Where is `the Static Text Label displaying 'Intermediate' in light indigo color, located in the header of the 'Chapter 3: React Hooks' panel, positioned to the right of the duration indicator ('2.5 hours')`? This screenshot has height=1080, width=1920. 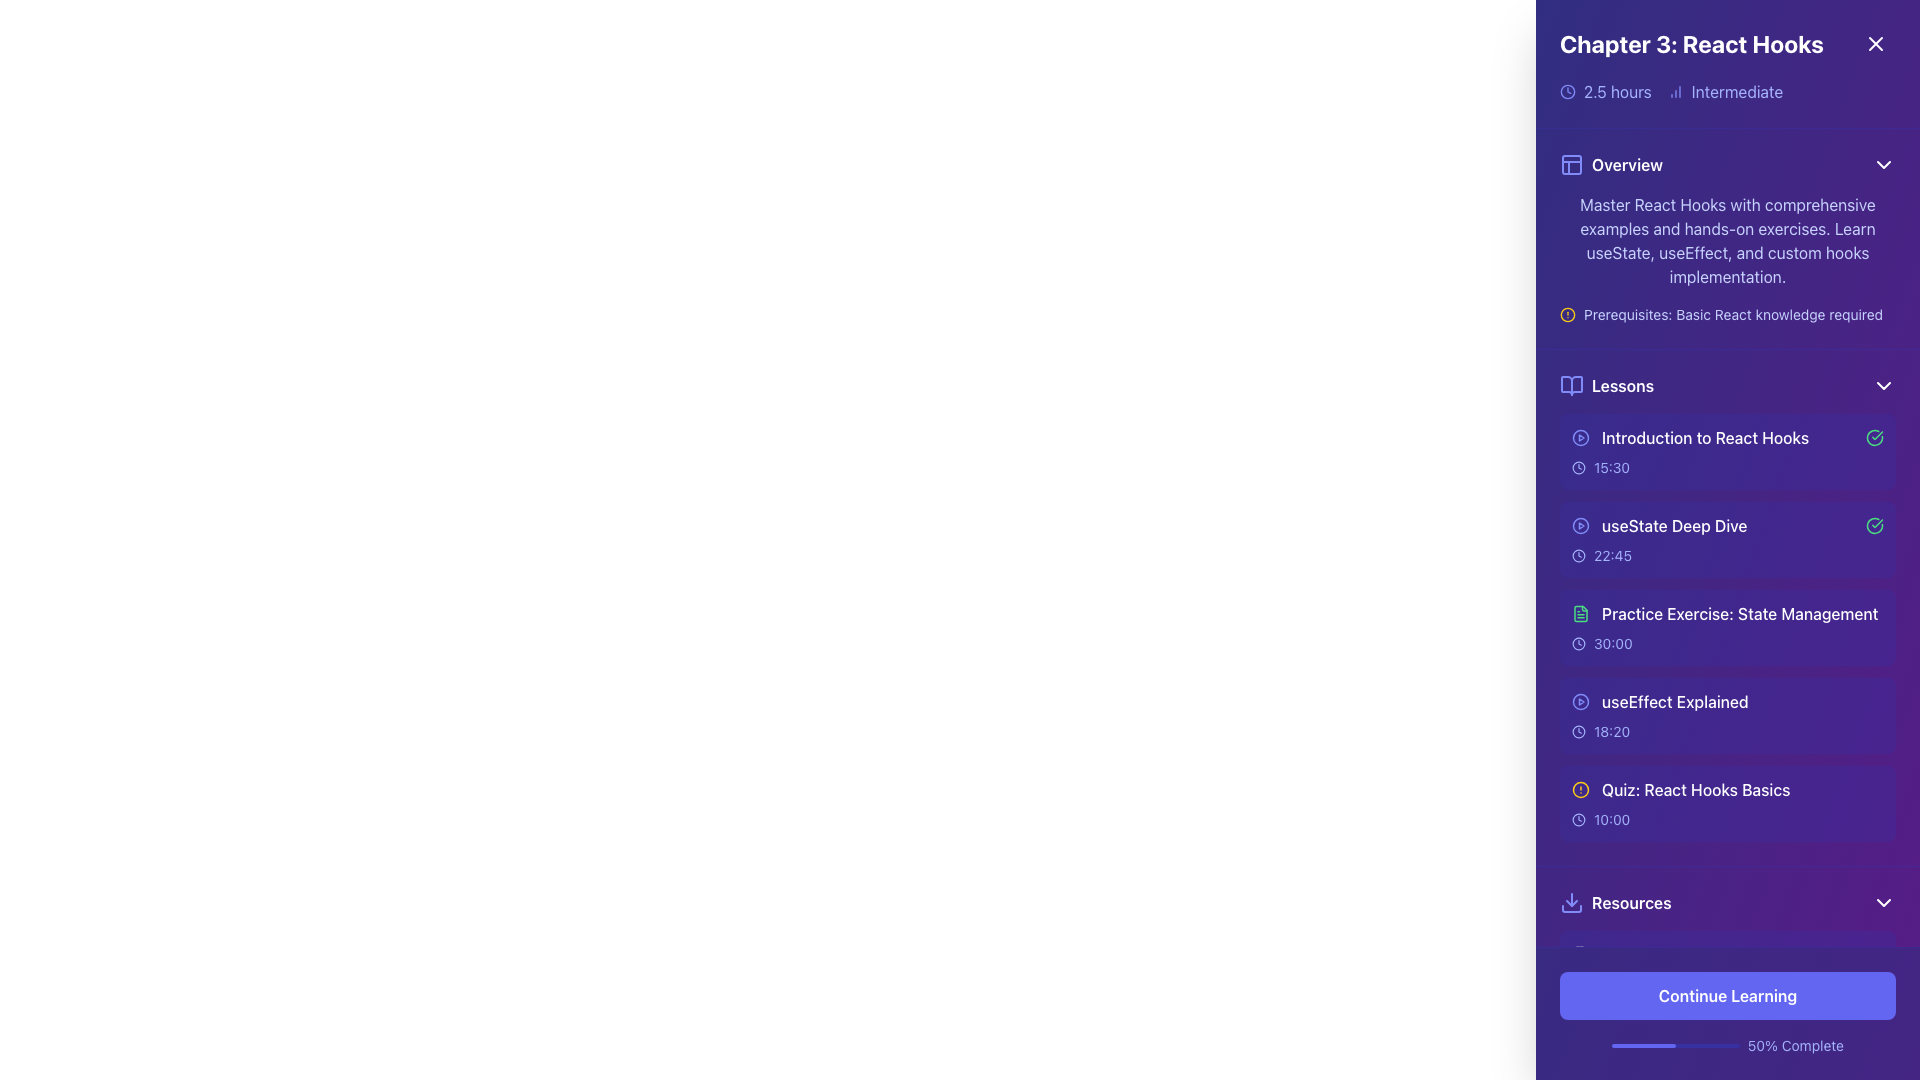 the Static Text Label displaying 'Intermediate' in light indigo color, located in the header of the 'Chapter 3: React Hooks' panel, positioned to the right of the duration indicator ('2.5 hours') is located at coordinates (1736, 92).